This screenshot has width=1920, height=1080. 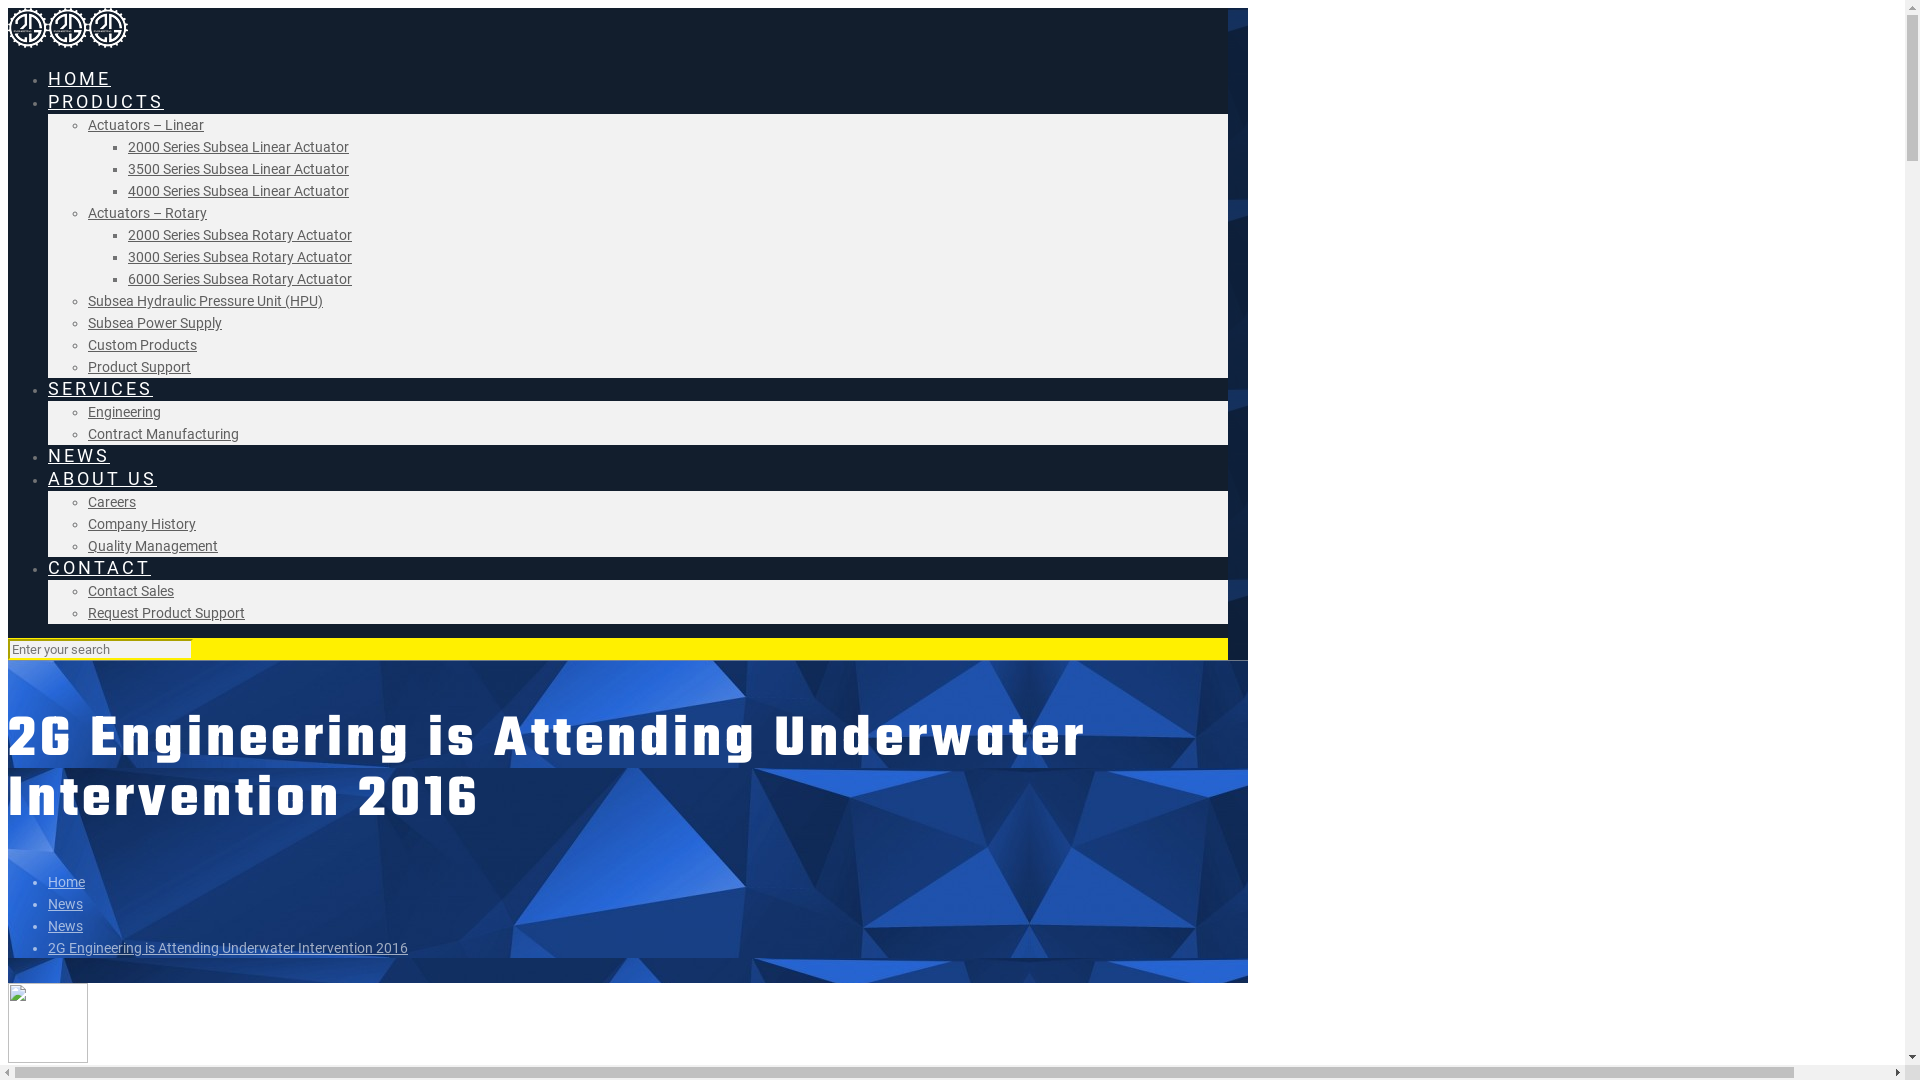 What do you see at coordinates (205, 300) in the screenshot?
I see `'Subsea Hydraulic Pressure Unit (HPU)'` at bounding box center [205, 300].